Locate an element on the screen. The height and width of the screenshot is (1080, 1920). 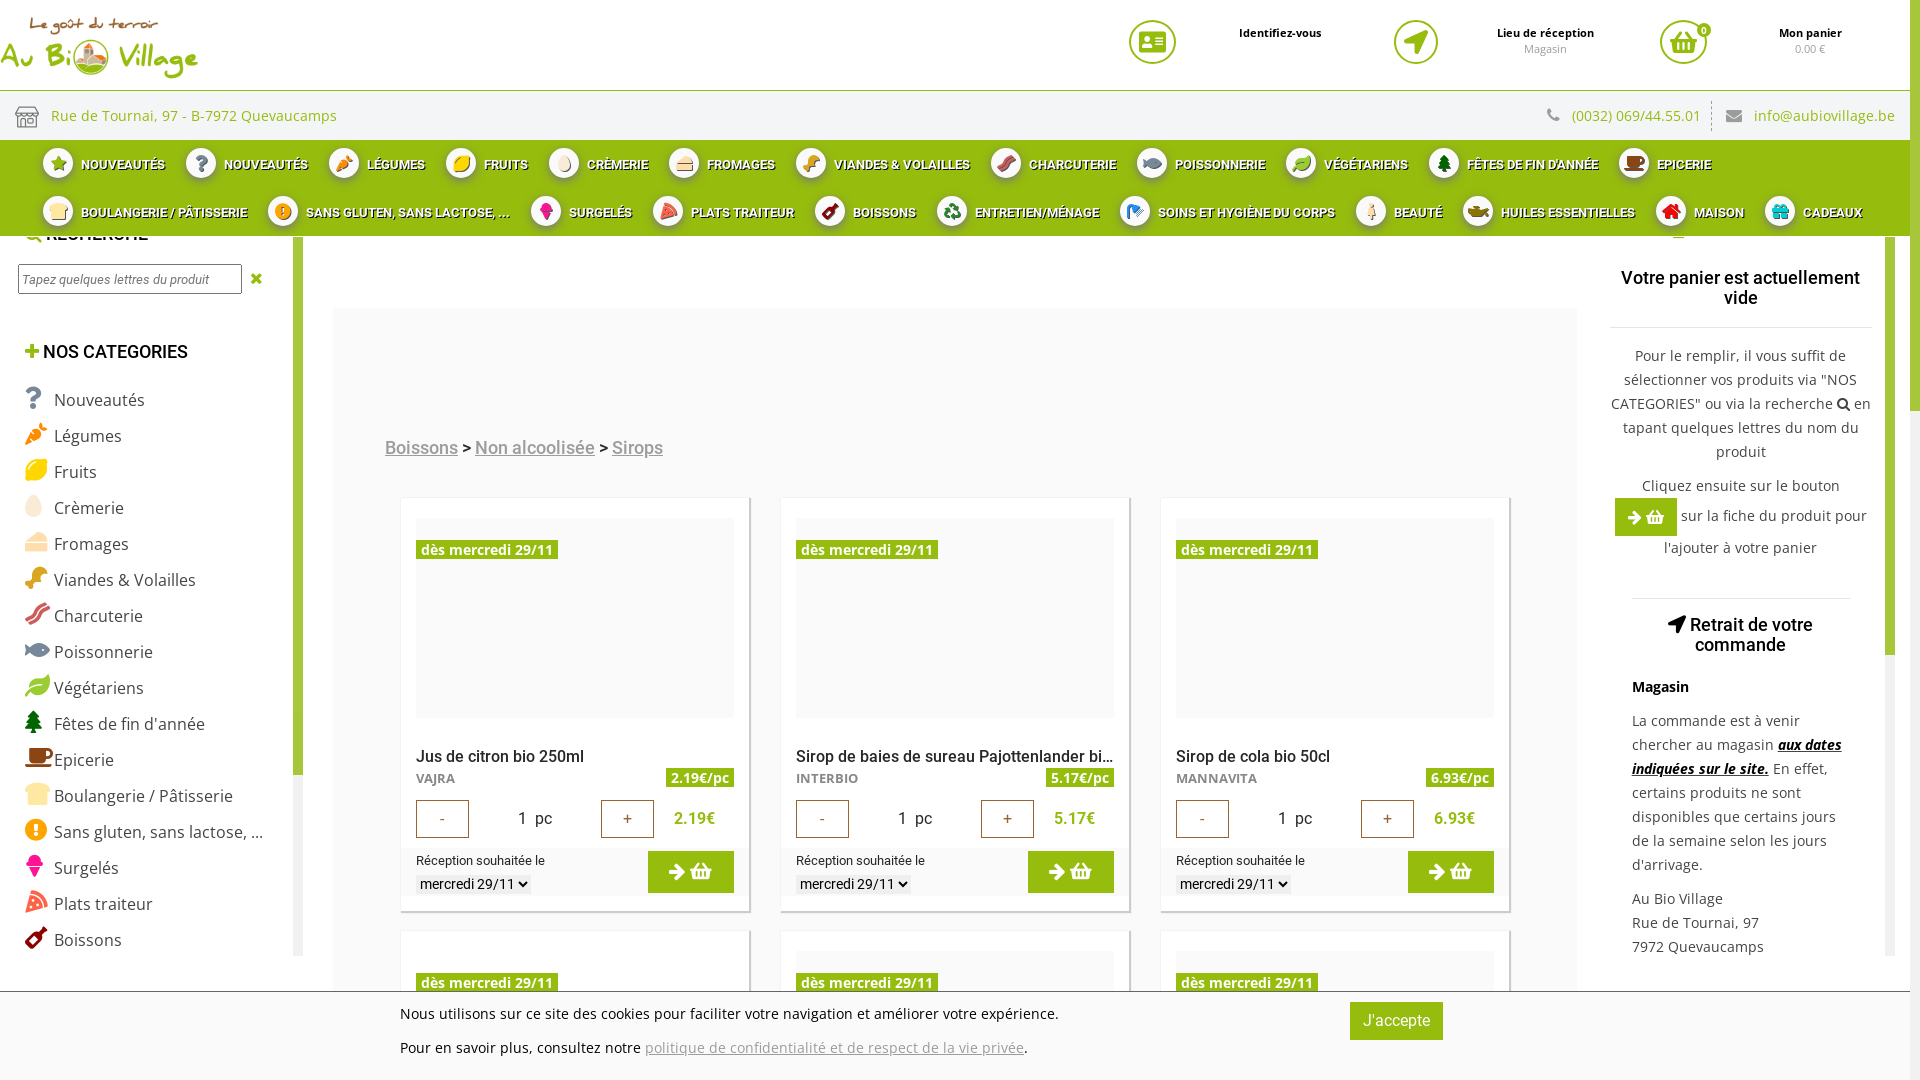
'Identifiez-vous' is located at coordinates (1280, 33).